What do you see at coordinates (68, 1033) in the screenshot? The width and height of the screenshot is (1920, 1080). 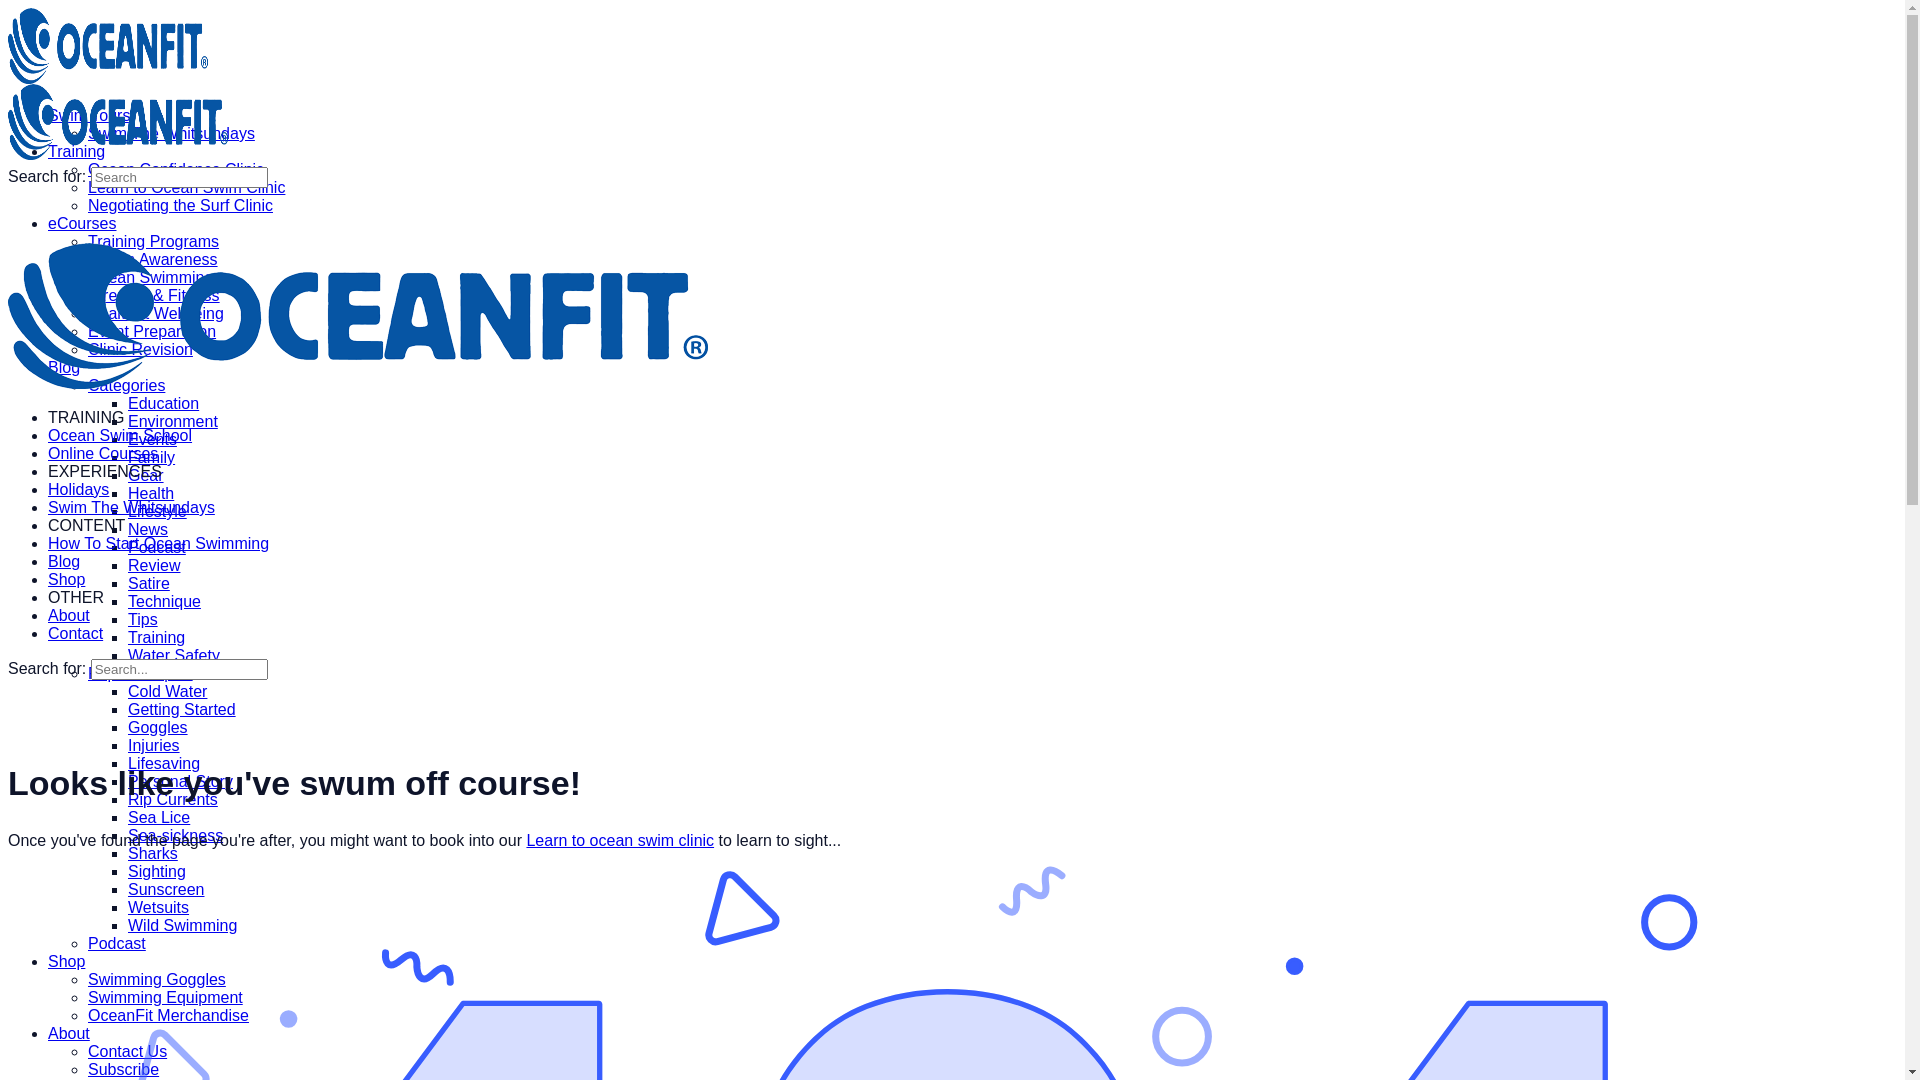 I see `'About'` at bounding box center [68, 1033].